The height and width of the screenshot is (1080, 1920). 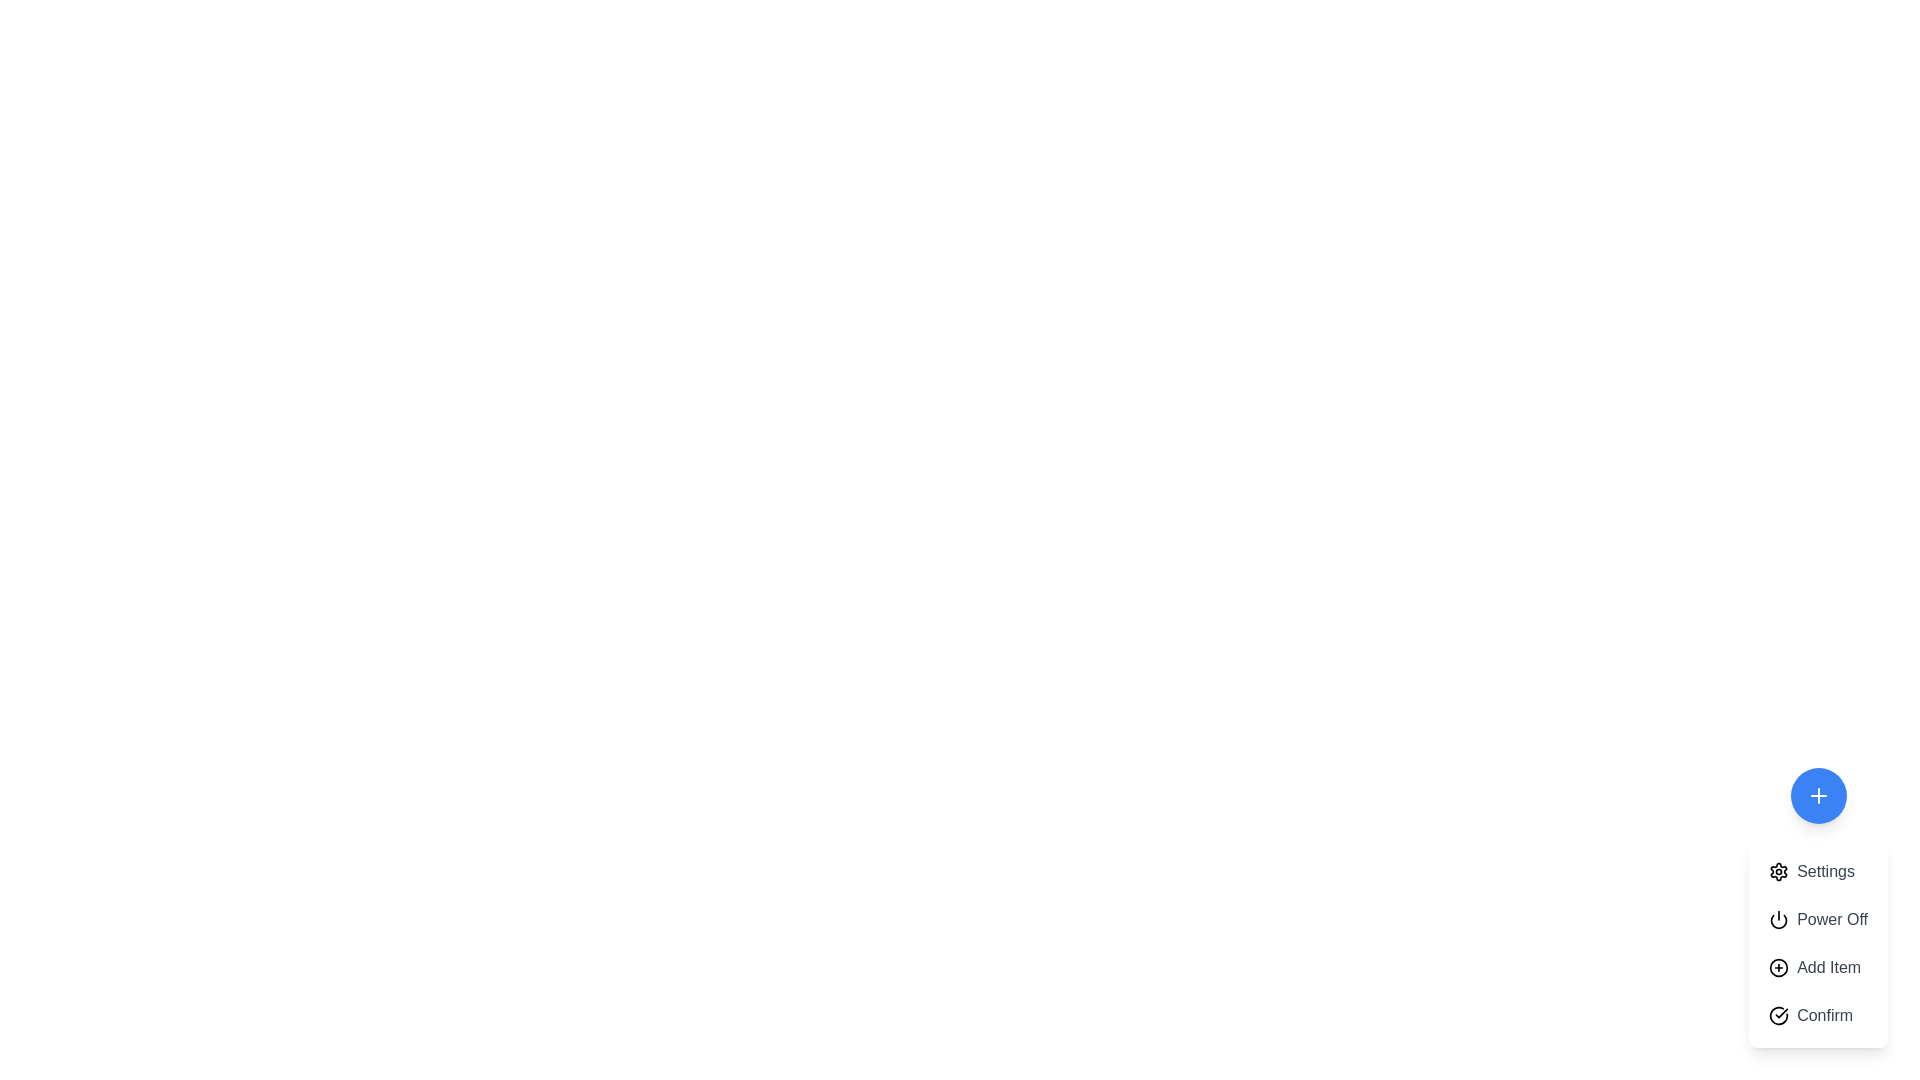 I want to click on the 'Power Off' button in the menu, so click(x=1818, y=920).